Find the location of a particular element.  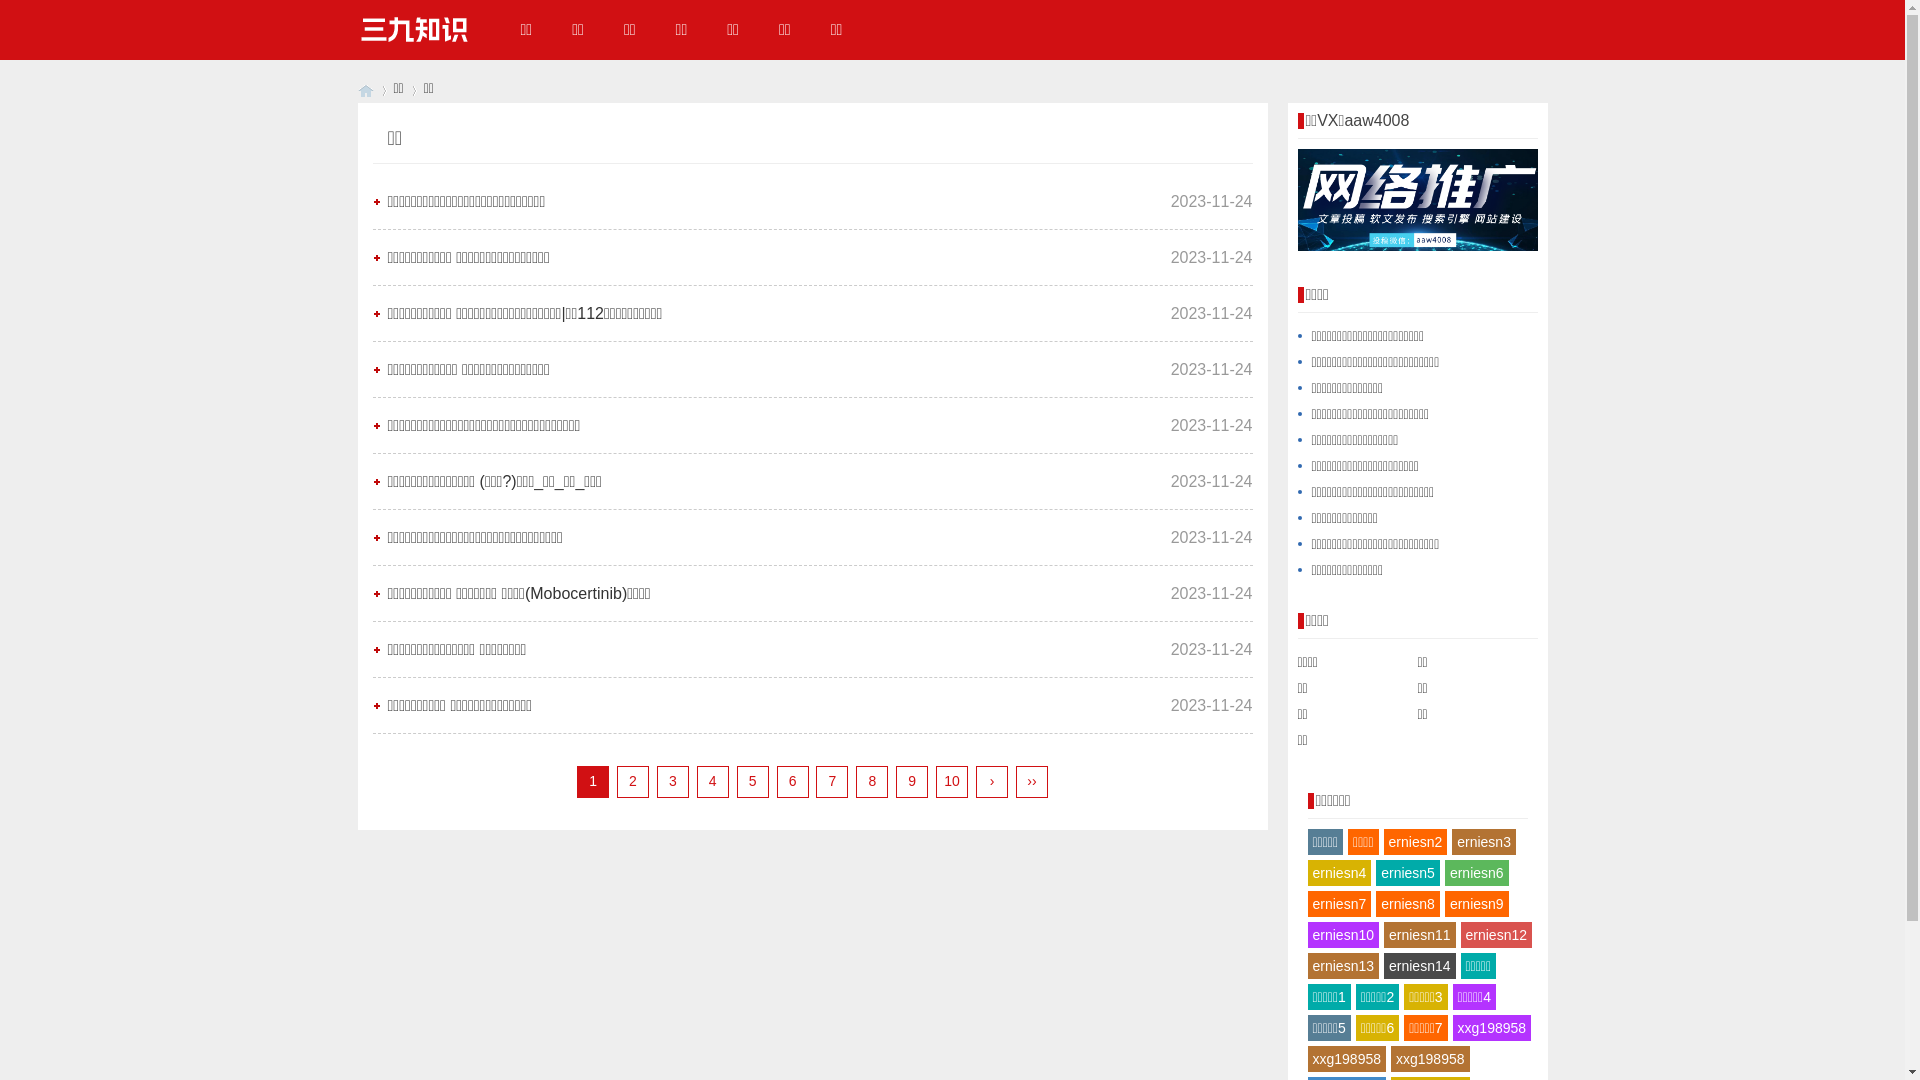

'4' is located at coordinates (713, 781).